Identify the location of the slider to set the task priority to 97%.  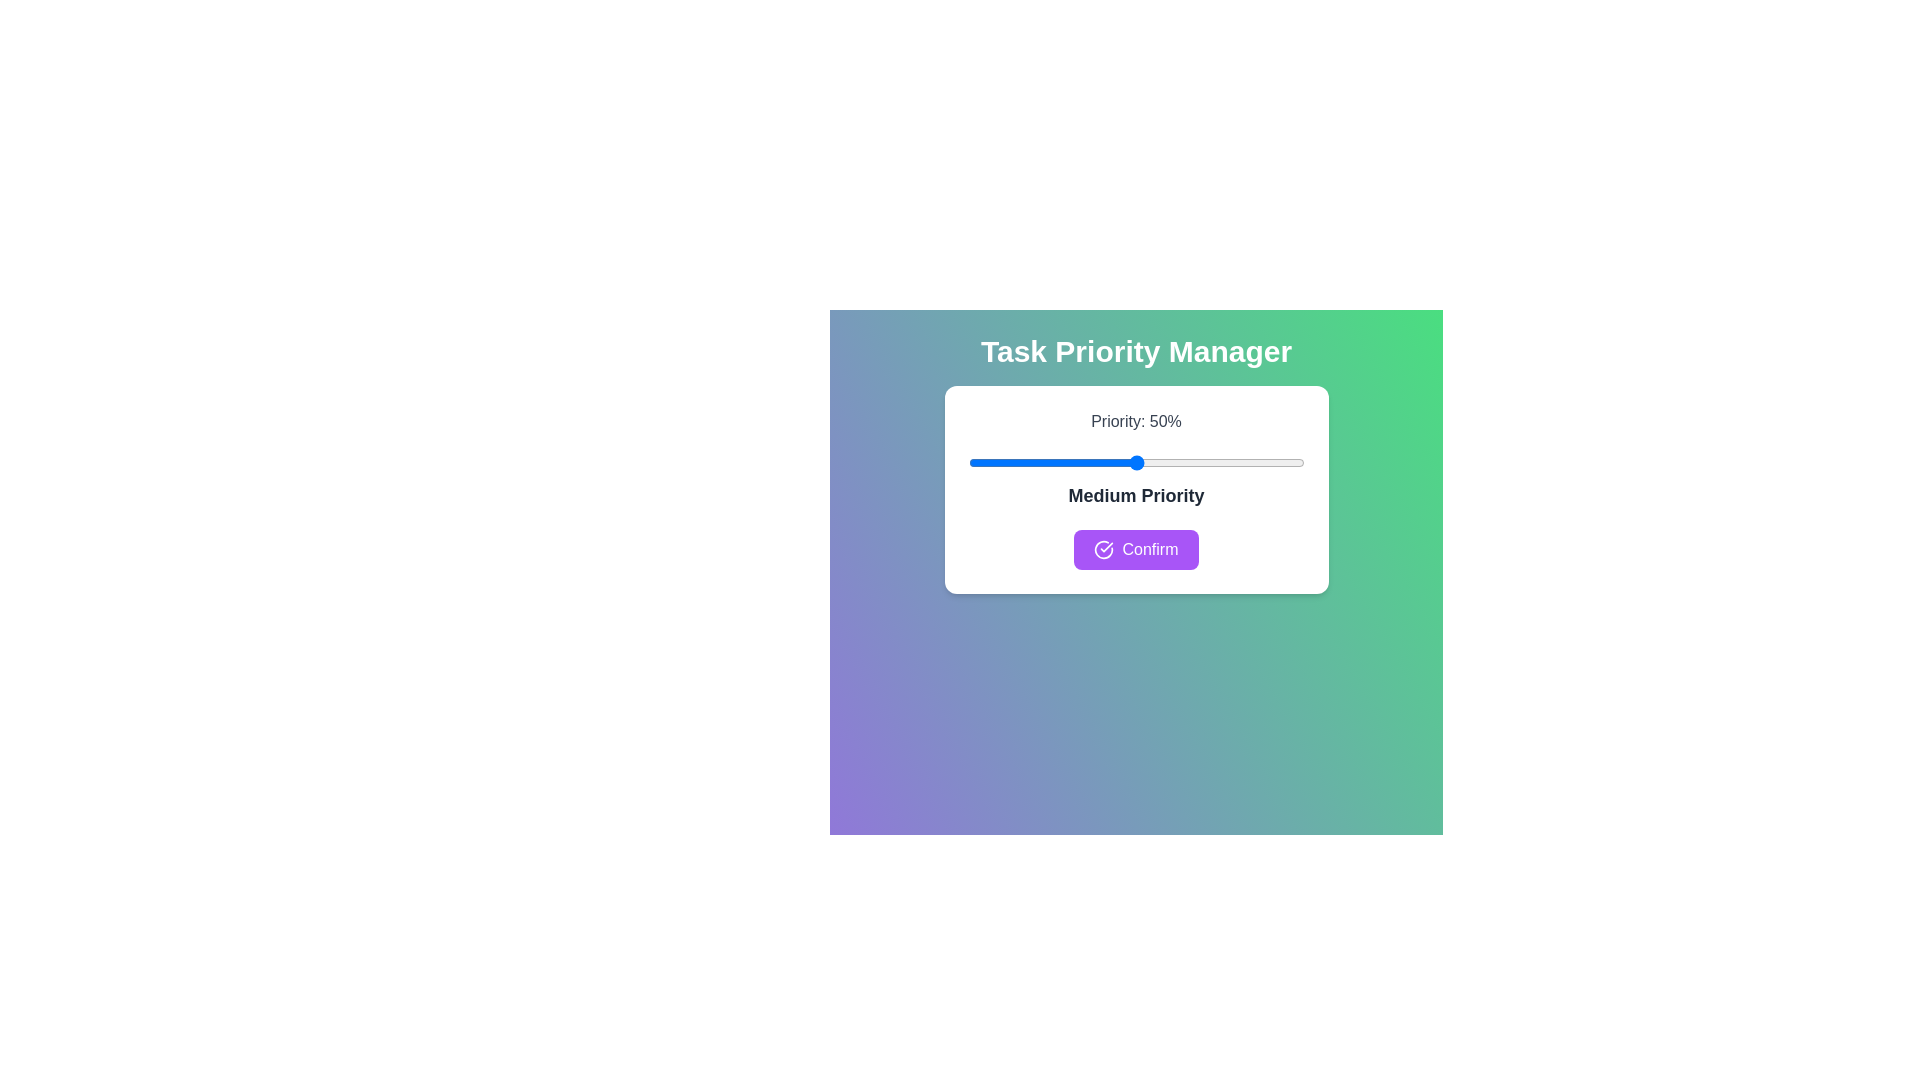
(1294, 462).